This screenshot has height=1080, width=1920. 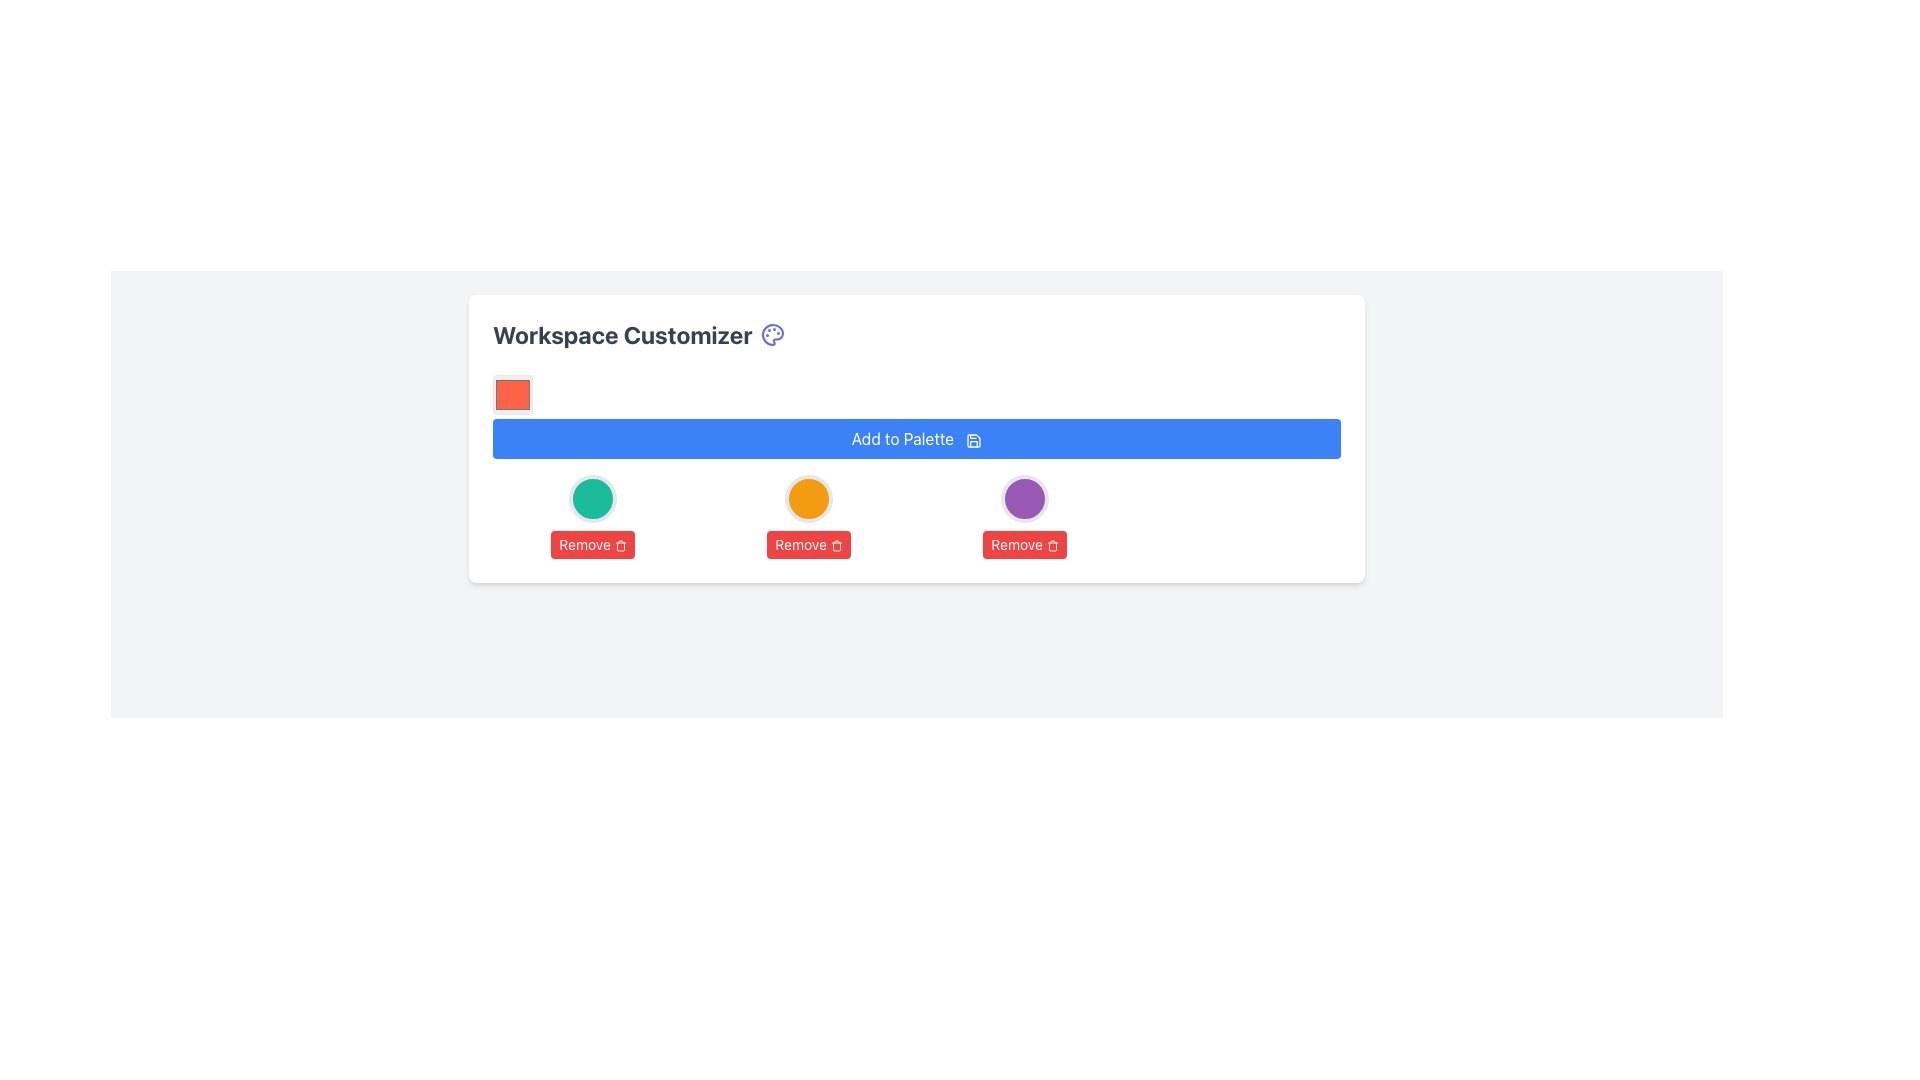 What do you see at coordinates (1024, 544) in the screenshot?
I see `the 'Remove' button with a red background and white text, which is located below a purple circular shape` at bounding box center [1024, 544].